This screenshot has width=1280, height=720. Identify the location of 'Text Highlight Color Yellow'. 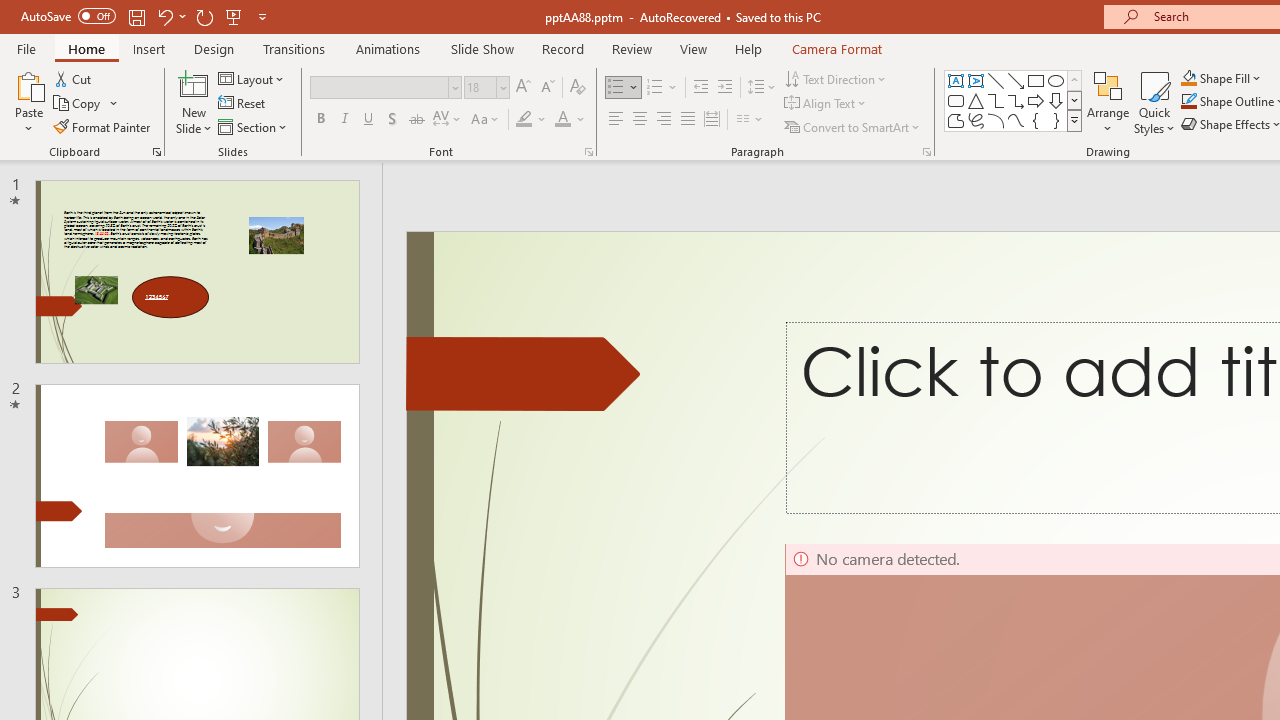
(524, 119).